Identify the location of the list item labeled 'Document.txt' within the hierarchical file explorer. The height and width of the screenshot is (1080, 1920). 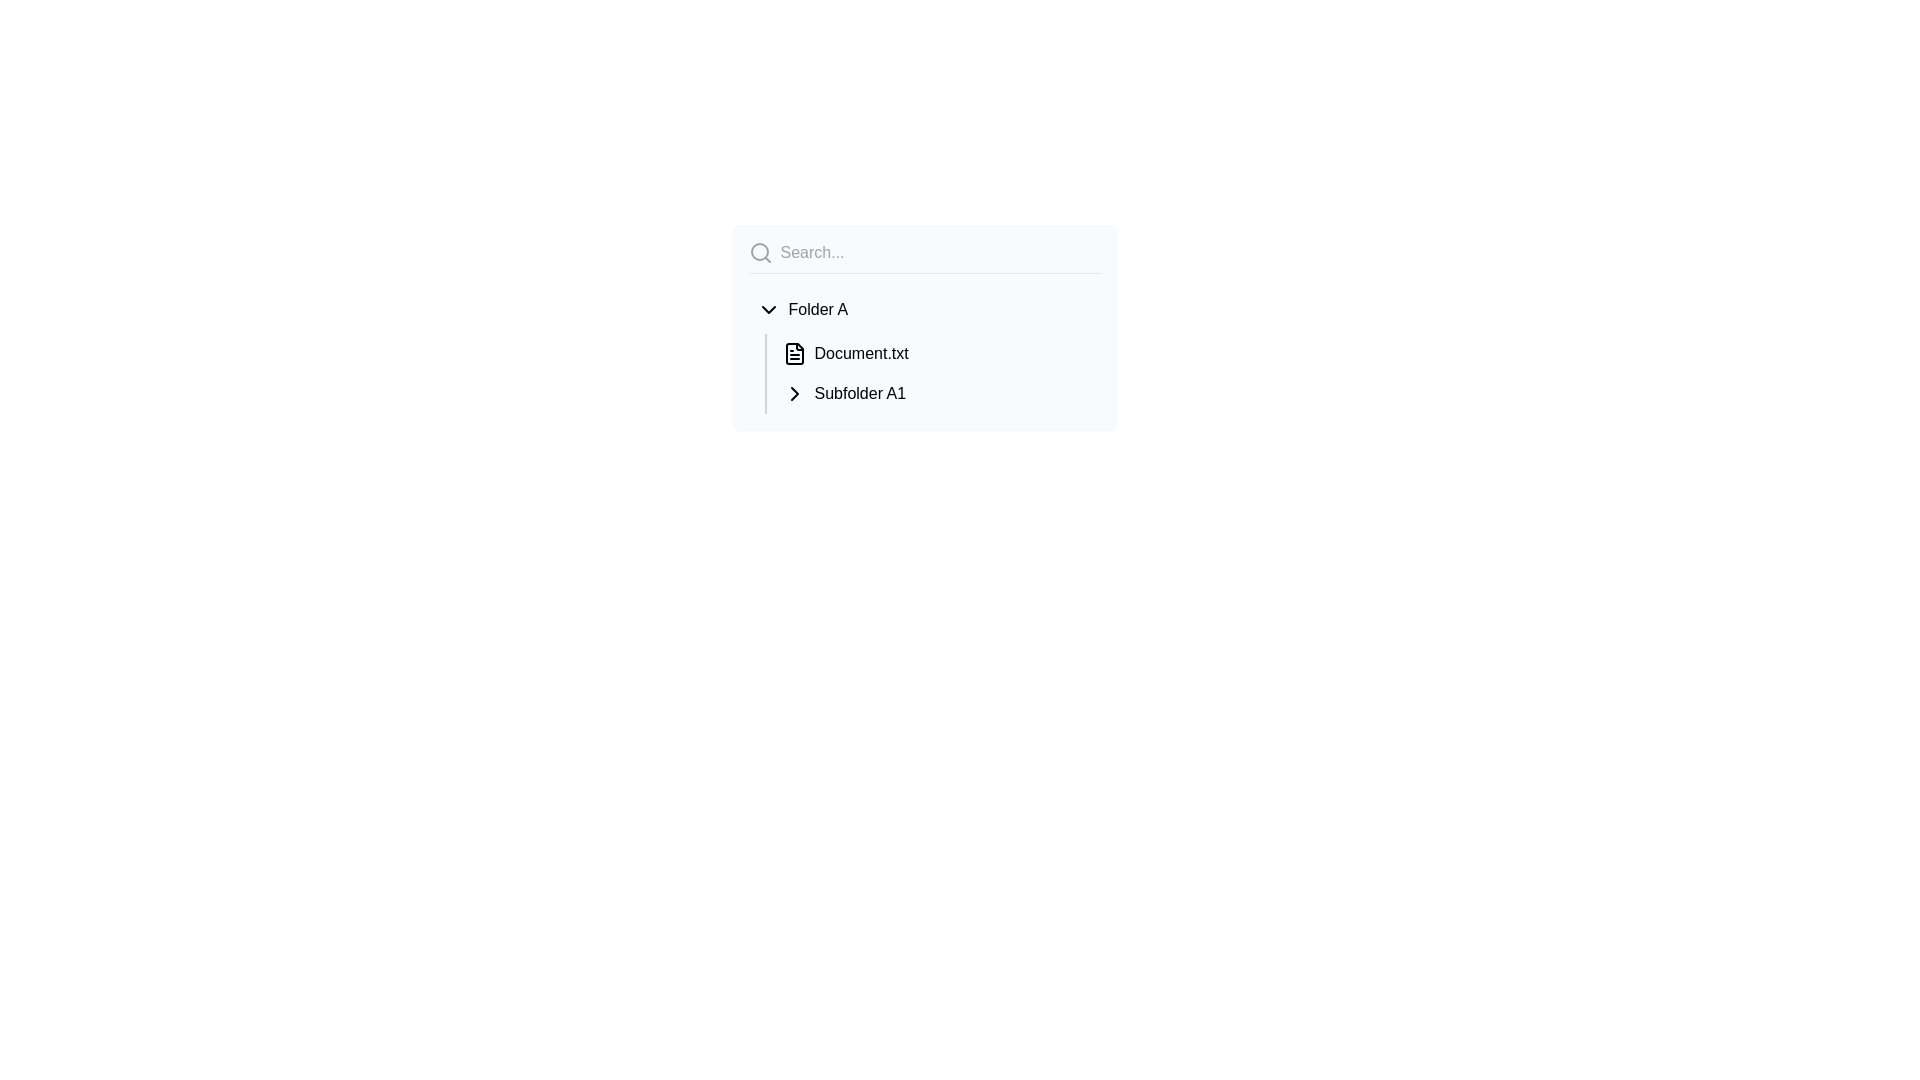
(923, 350).